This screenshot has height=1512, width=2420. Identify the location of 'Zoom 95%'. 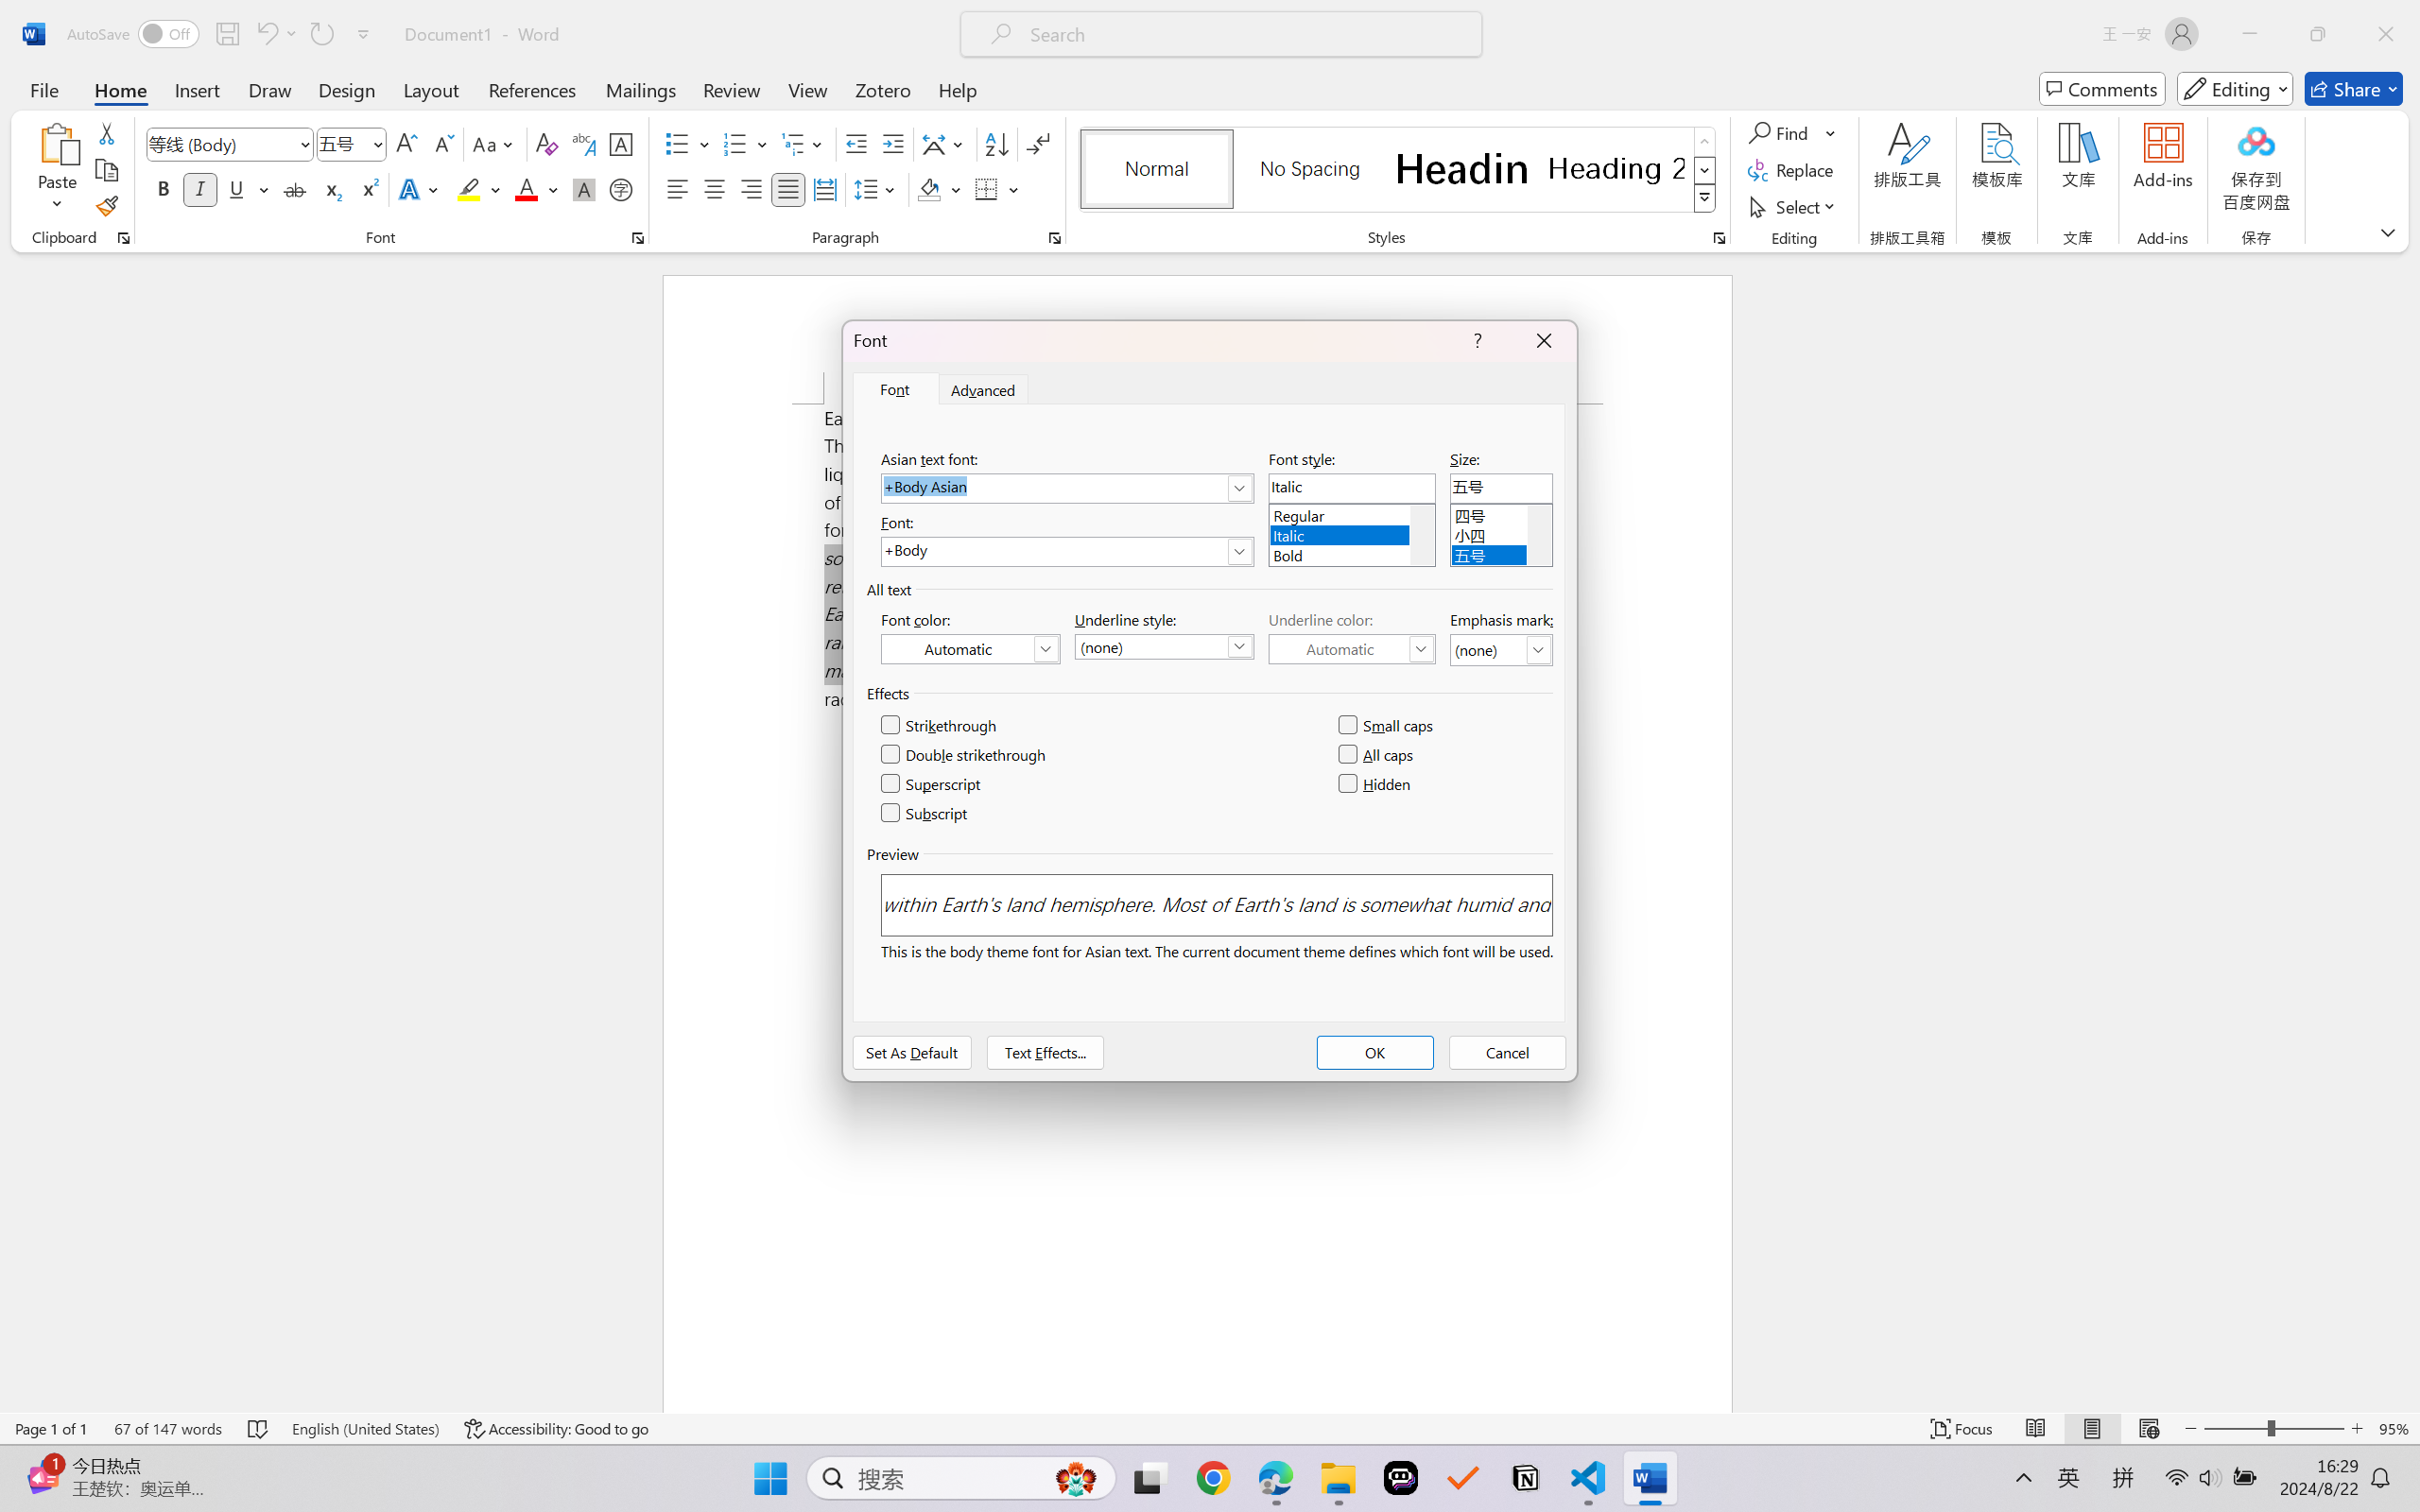
(2394, 1428).